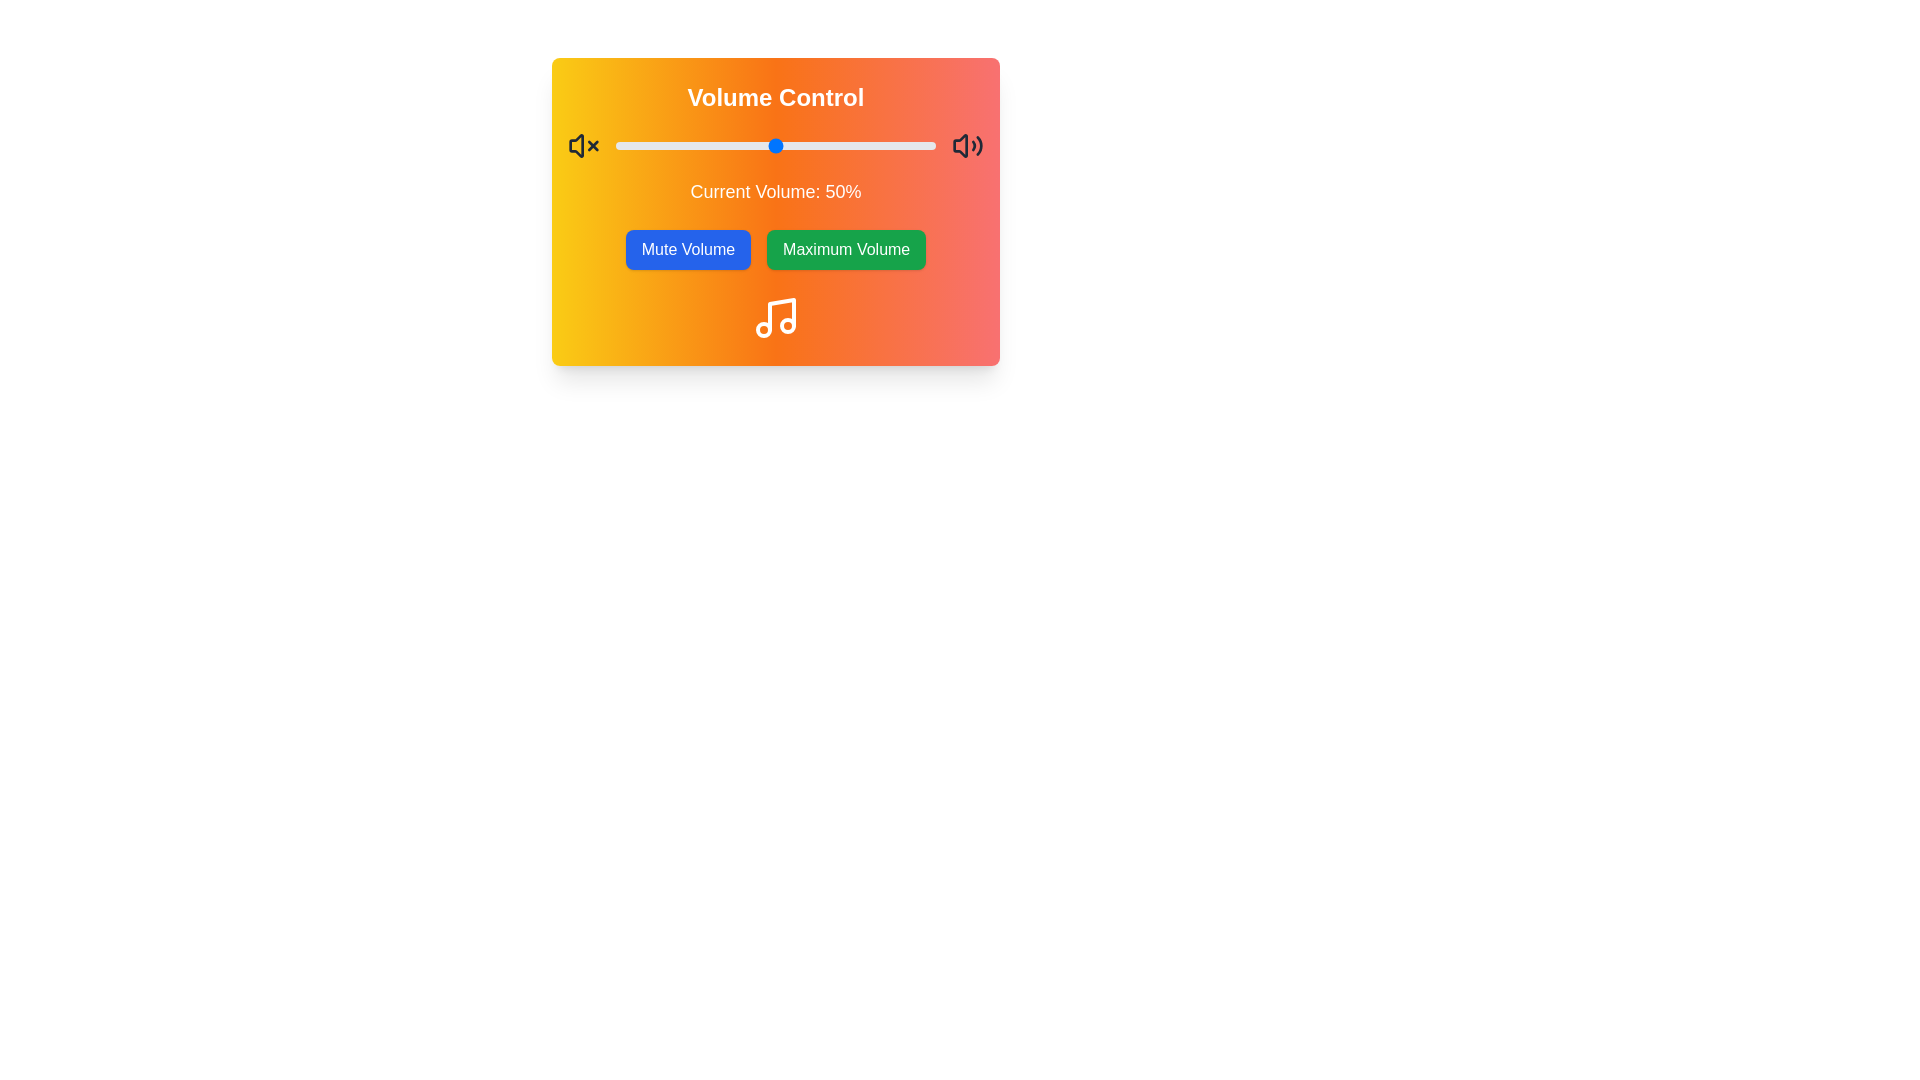  What do you see at coordinates (648, 145) in the screenshot?
I see `the volume slider to 10%` at bounding box center [648, 145].